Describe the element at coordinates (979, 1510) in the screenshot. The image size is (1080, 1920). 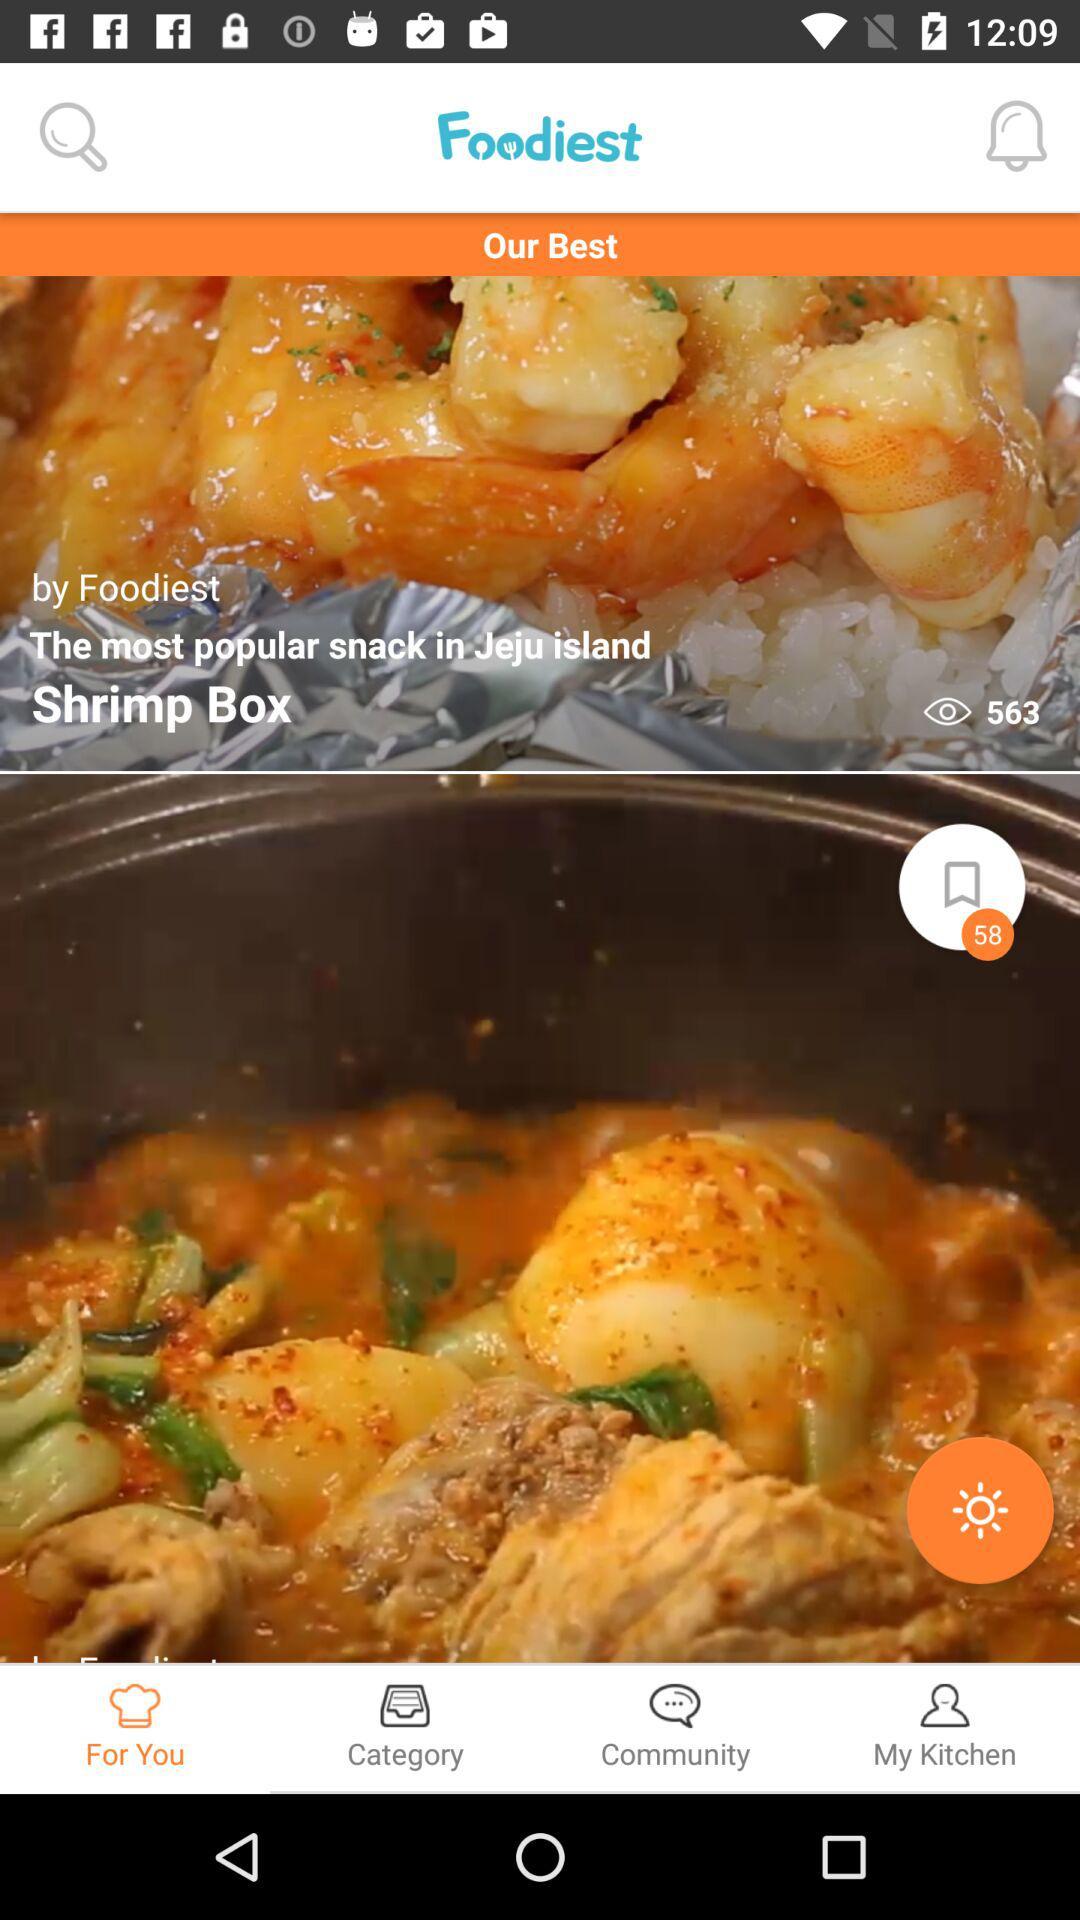
I see `the settings icon` at that location.